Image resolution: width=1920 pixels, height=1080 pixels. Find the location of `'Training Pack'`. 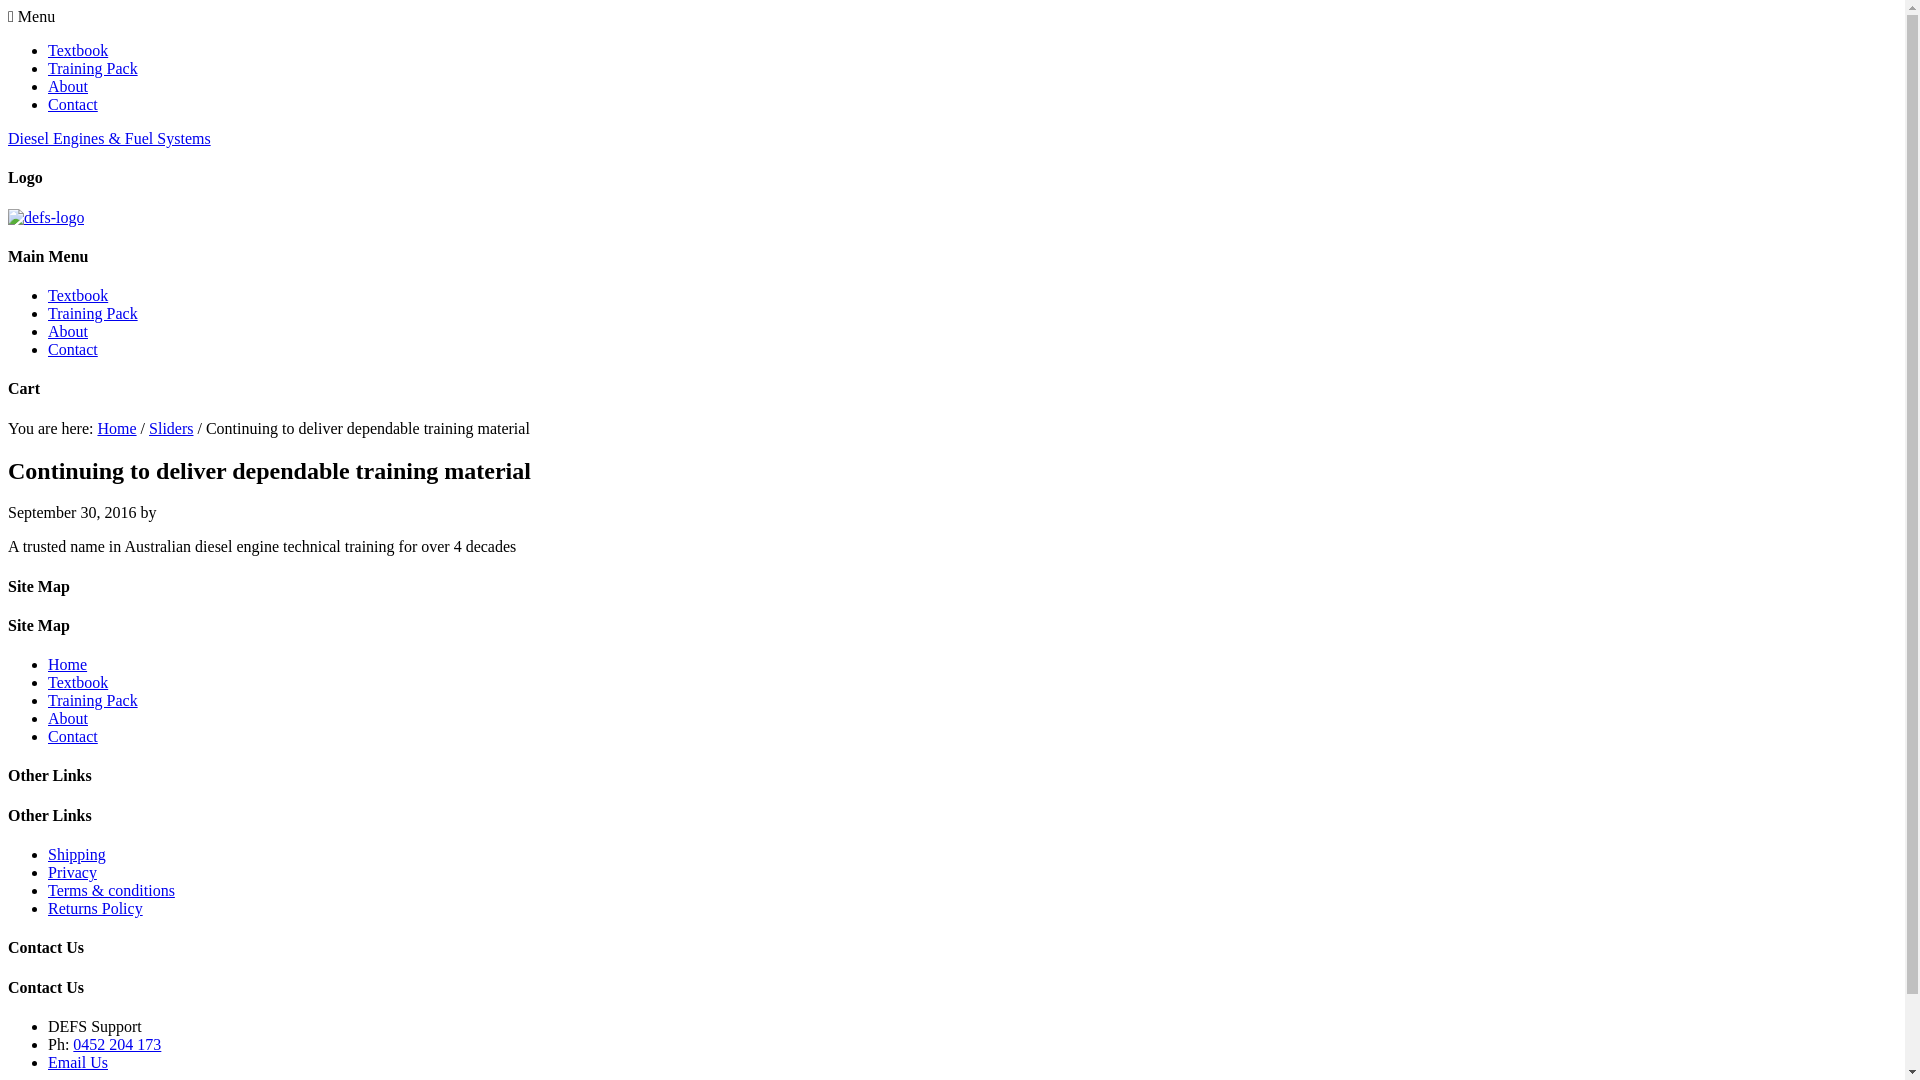

'Training Pack' is located at coordinates (91, 699).